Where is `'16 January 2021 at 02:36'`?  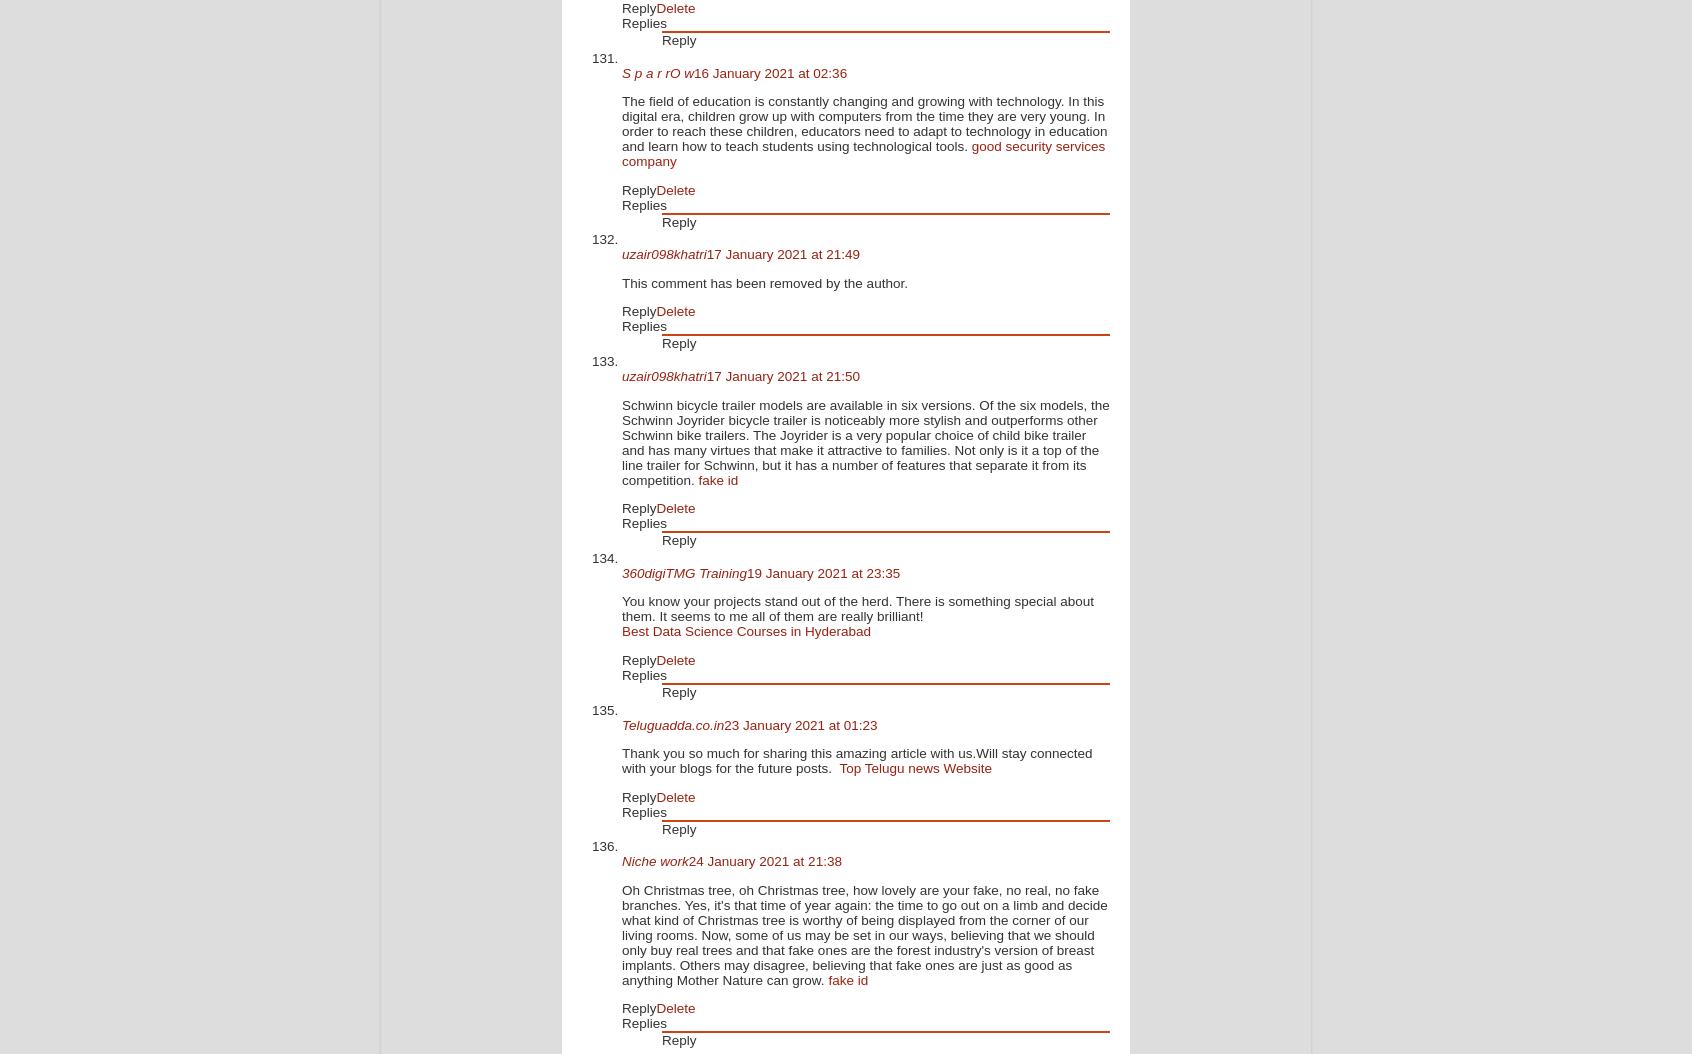 '16 January 2021 at 02:36' is located at coordinates (769, 71).